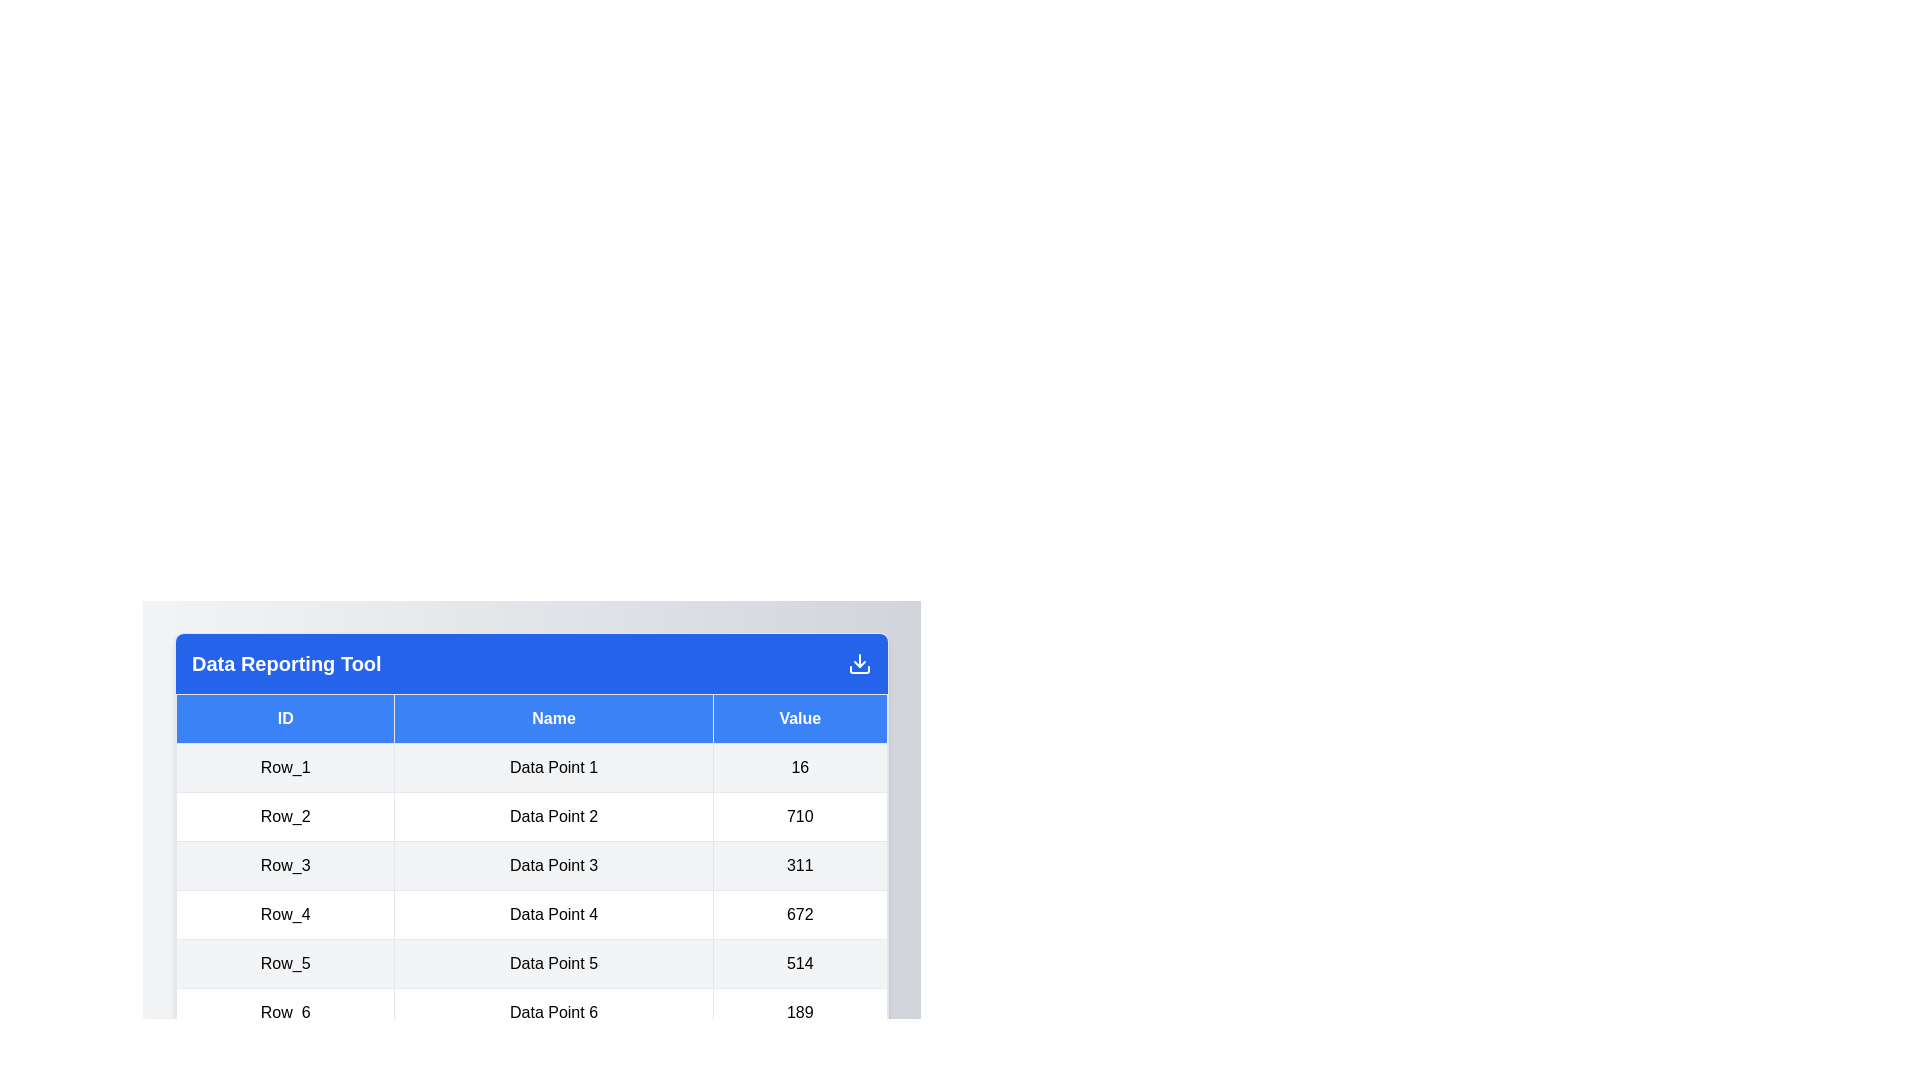  I want to click on the download button to initiate the download process, so click(859, 663).